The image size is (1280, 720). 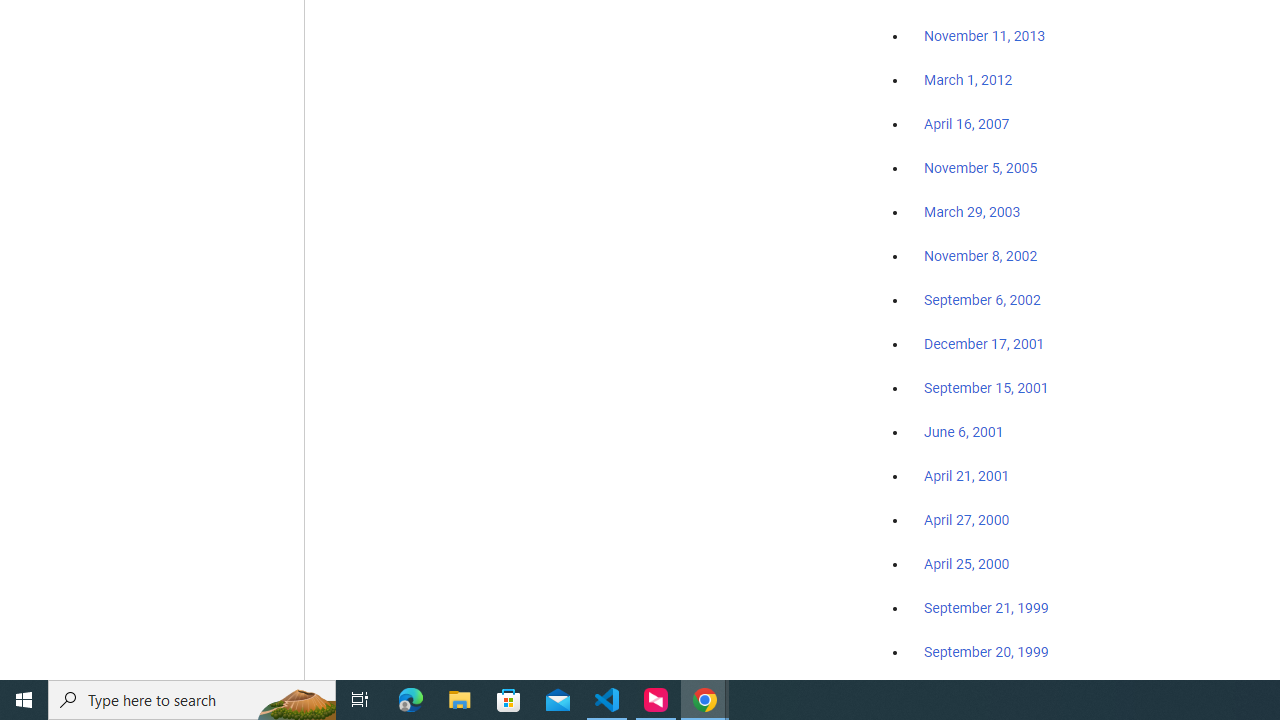 I want to click on 'September 15, 2001', so click(x=986, y=387).